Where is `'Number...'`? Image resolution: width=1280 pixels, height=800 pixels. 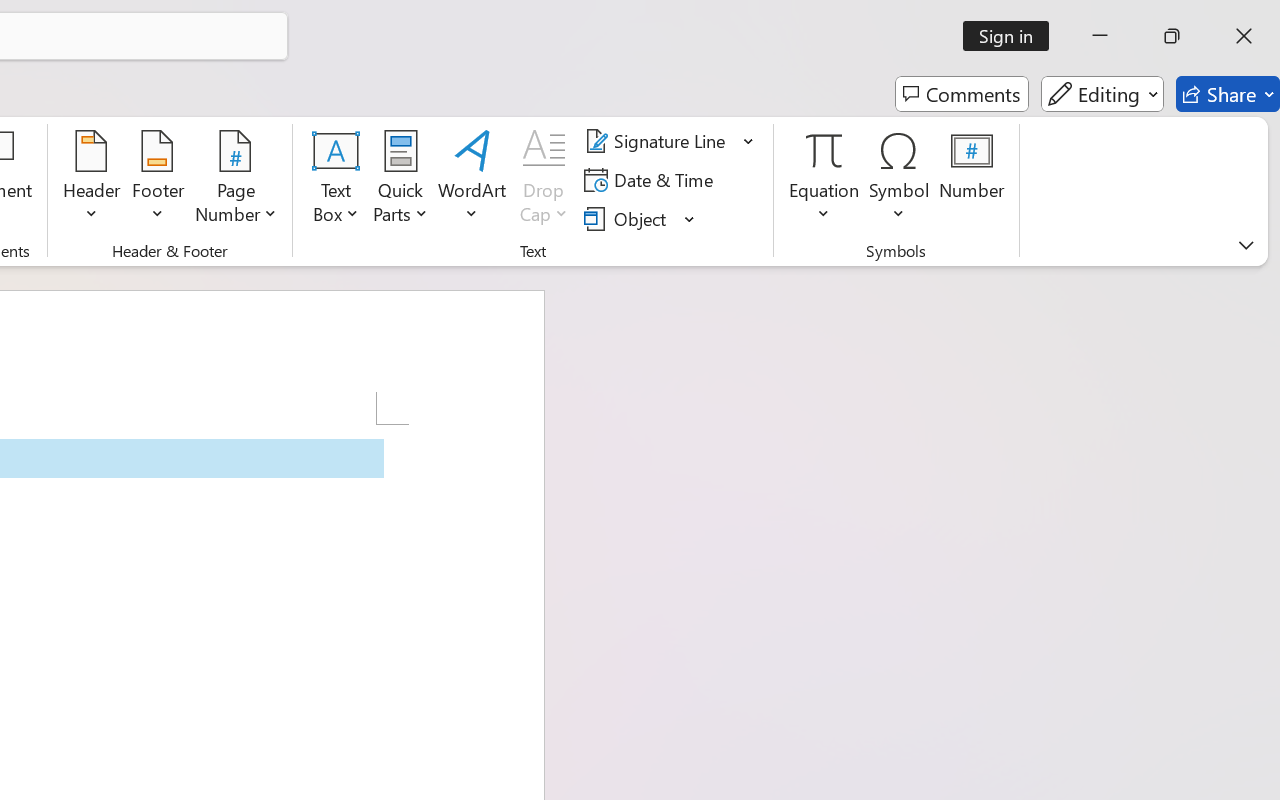
'Number...' is located at coordinates (972, 179).